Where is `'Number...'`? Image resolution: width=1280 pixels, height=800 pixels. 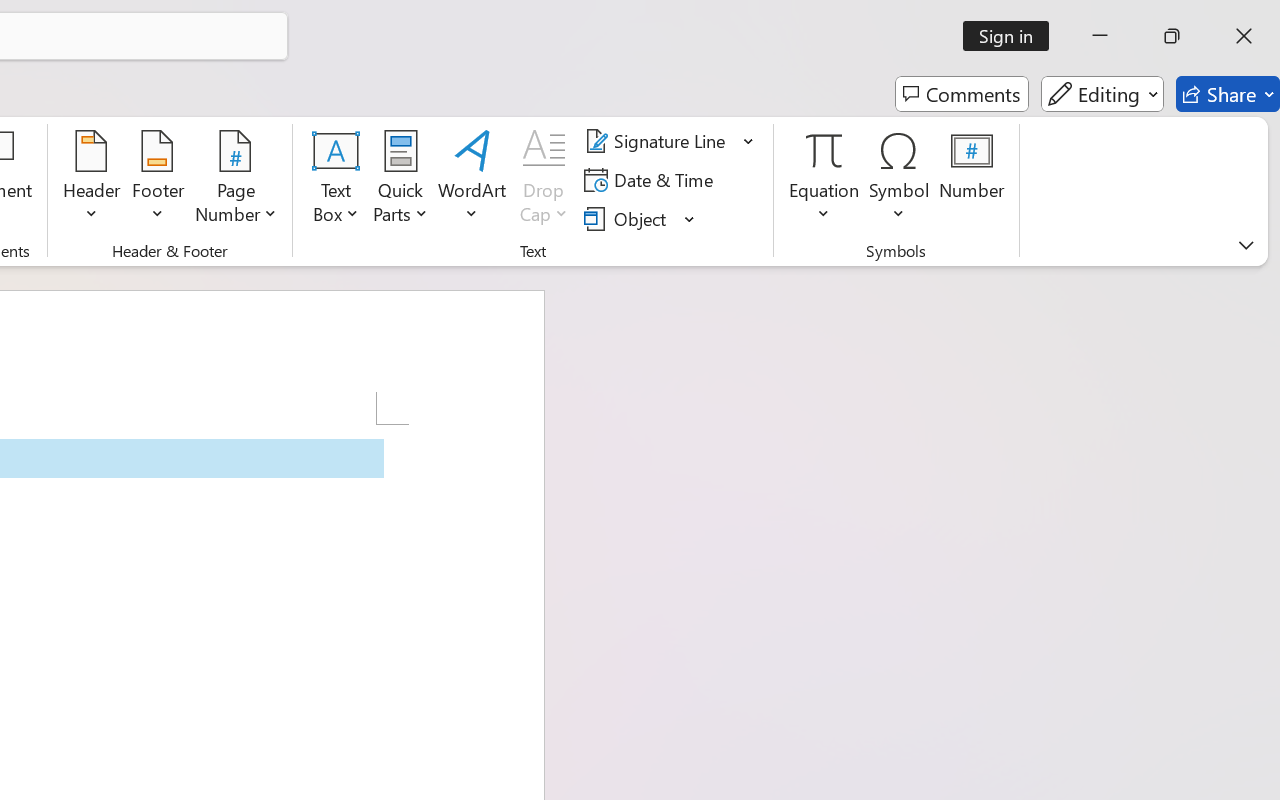
'Number...' is located at coordinates (972, 179).